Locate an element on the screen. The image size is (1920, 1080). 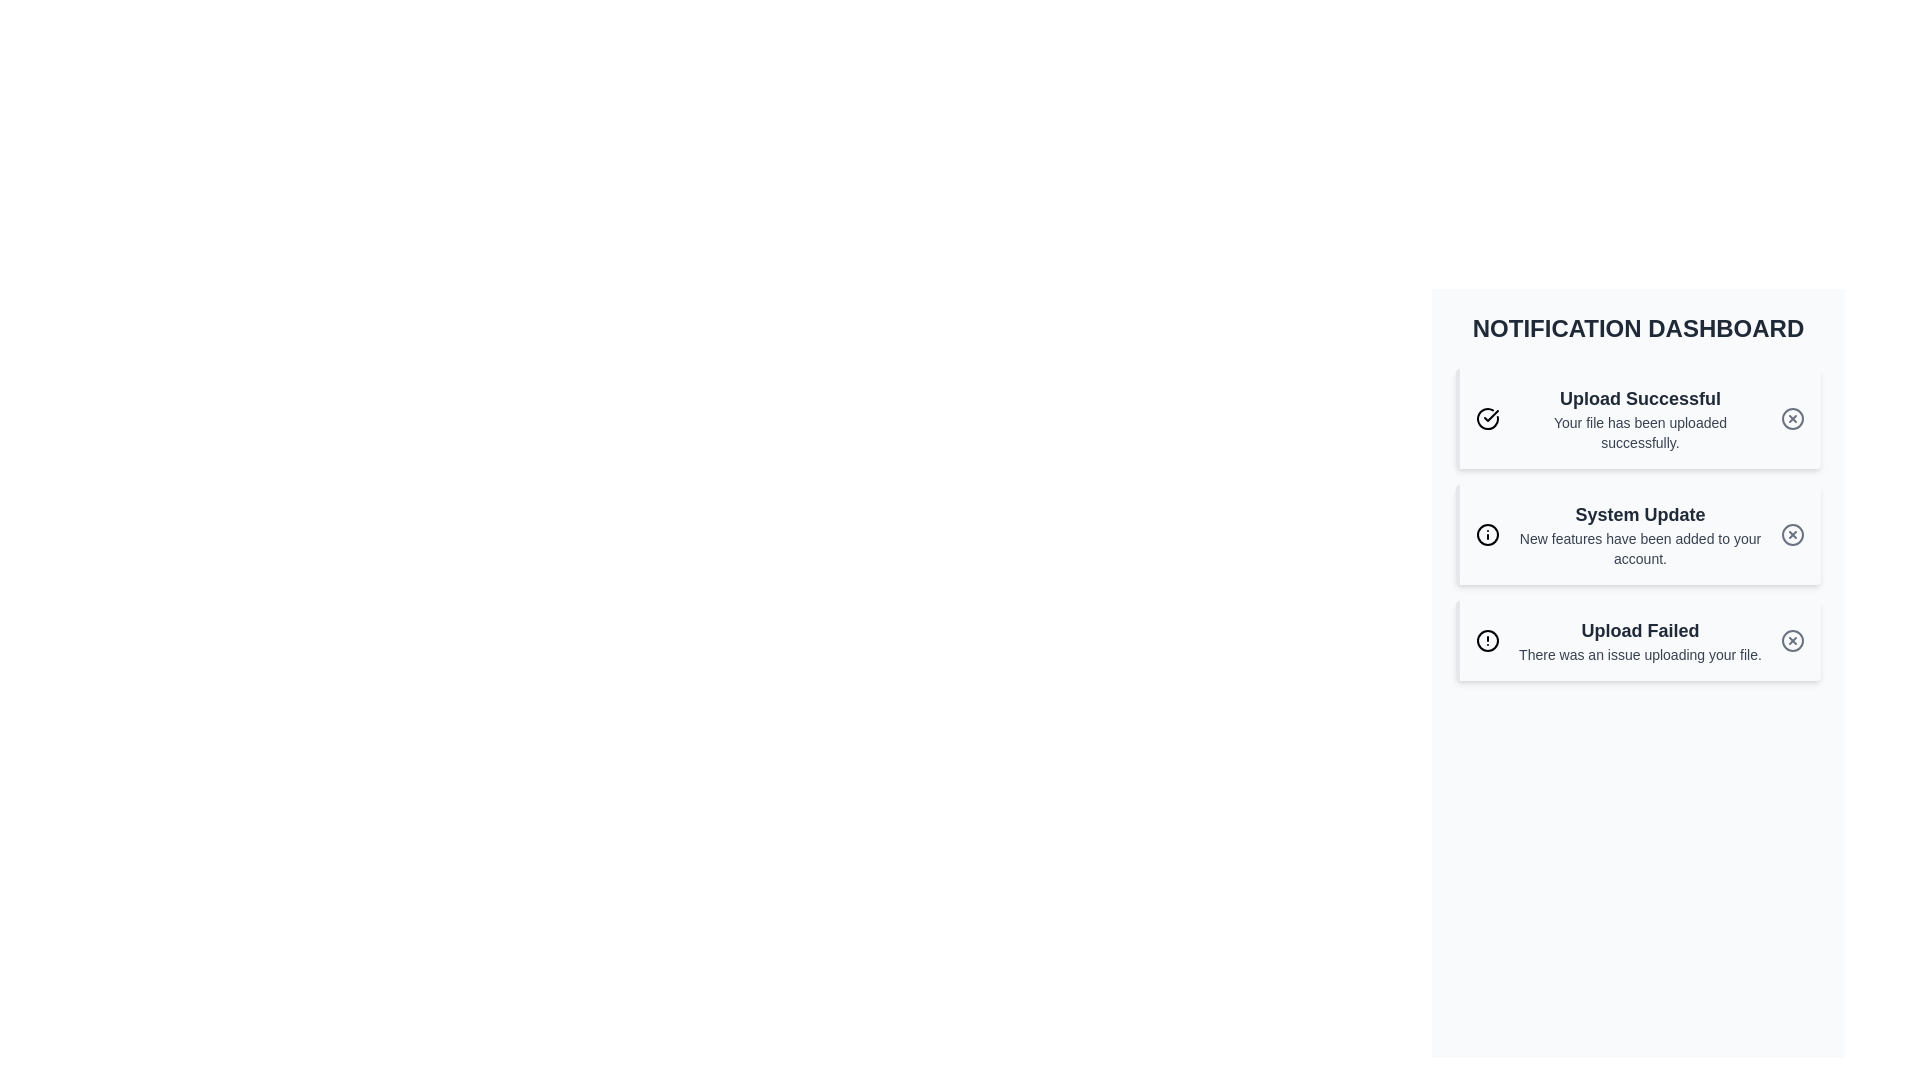
the third error notification in the 'Notification Dashboard' section is located at coordinates (1638, 640).